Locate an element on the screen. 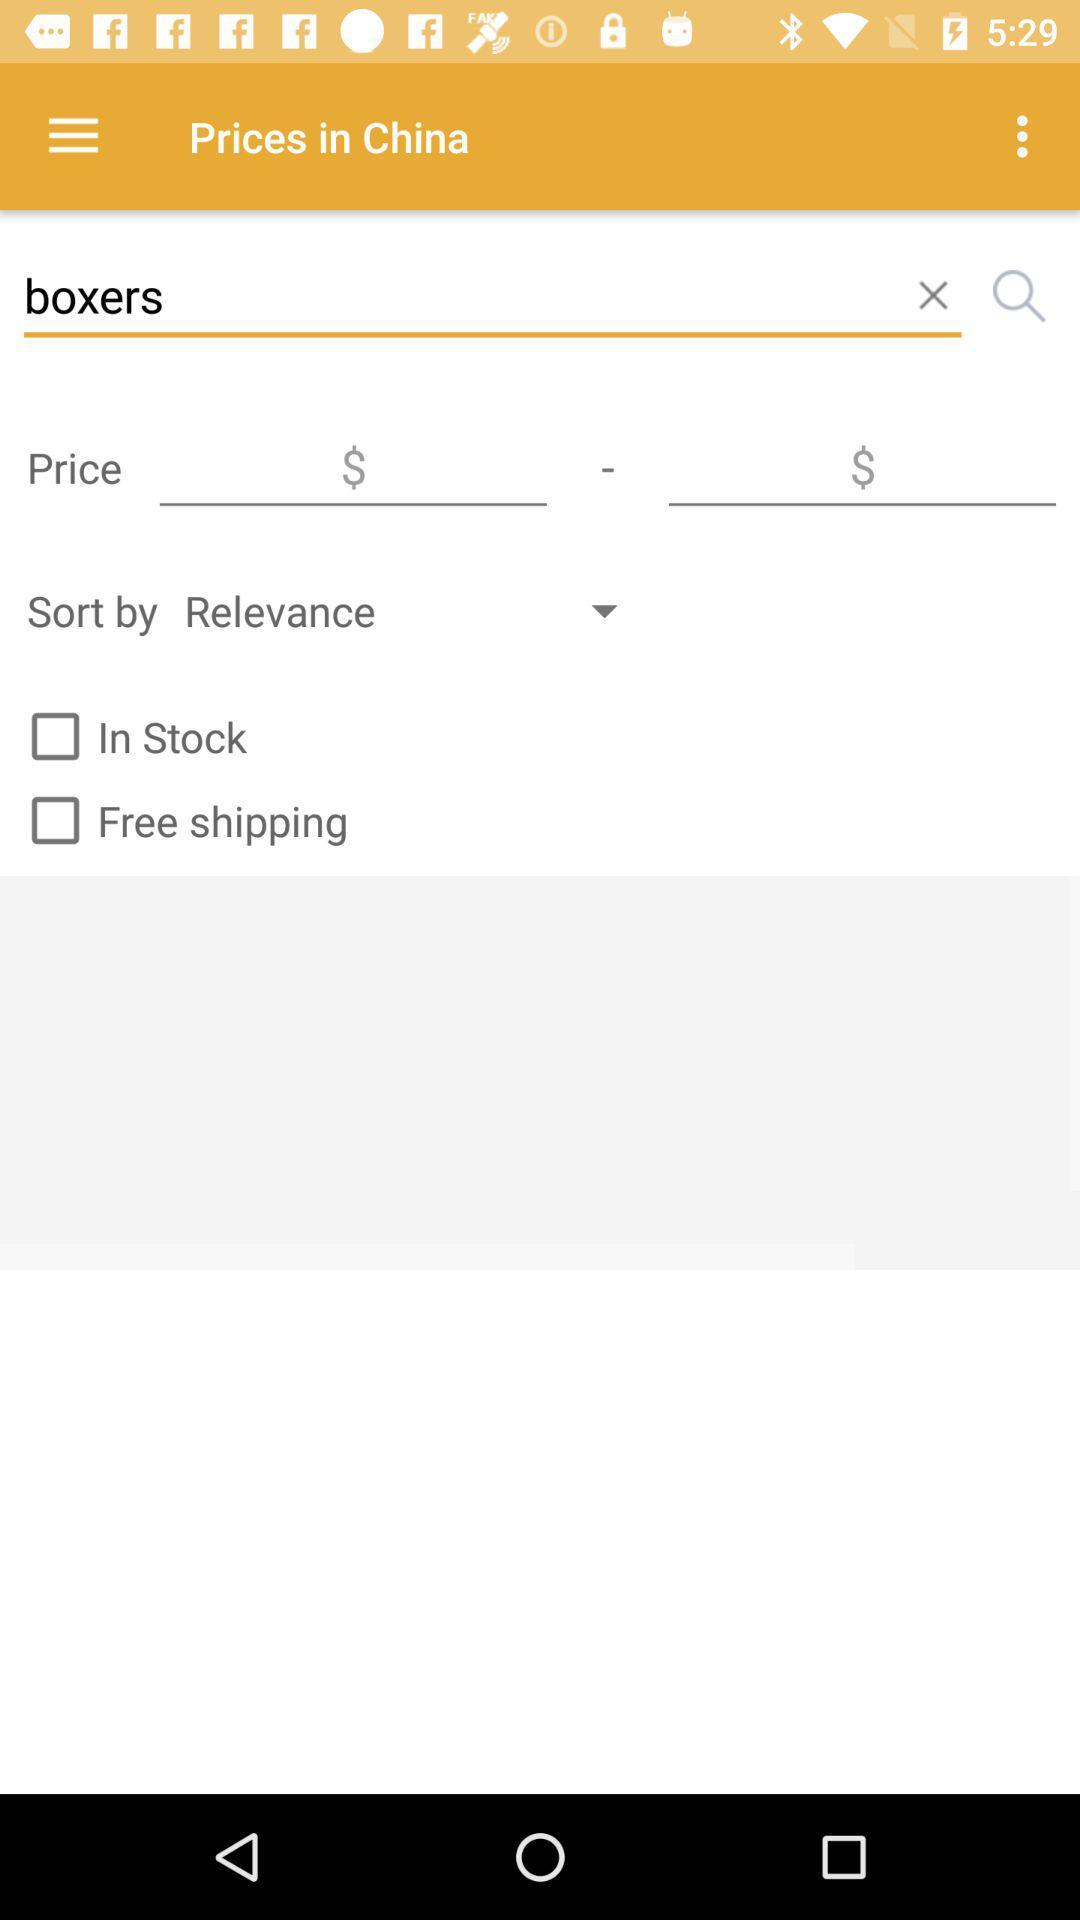 This screenshot has height=1920, width=1080. the icon next to - icon is located at coordinates (861, 466).